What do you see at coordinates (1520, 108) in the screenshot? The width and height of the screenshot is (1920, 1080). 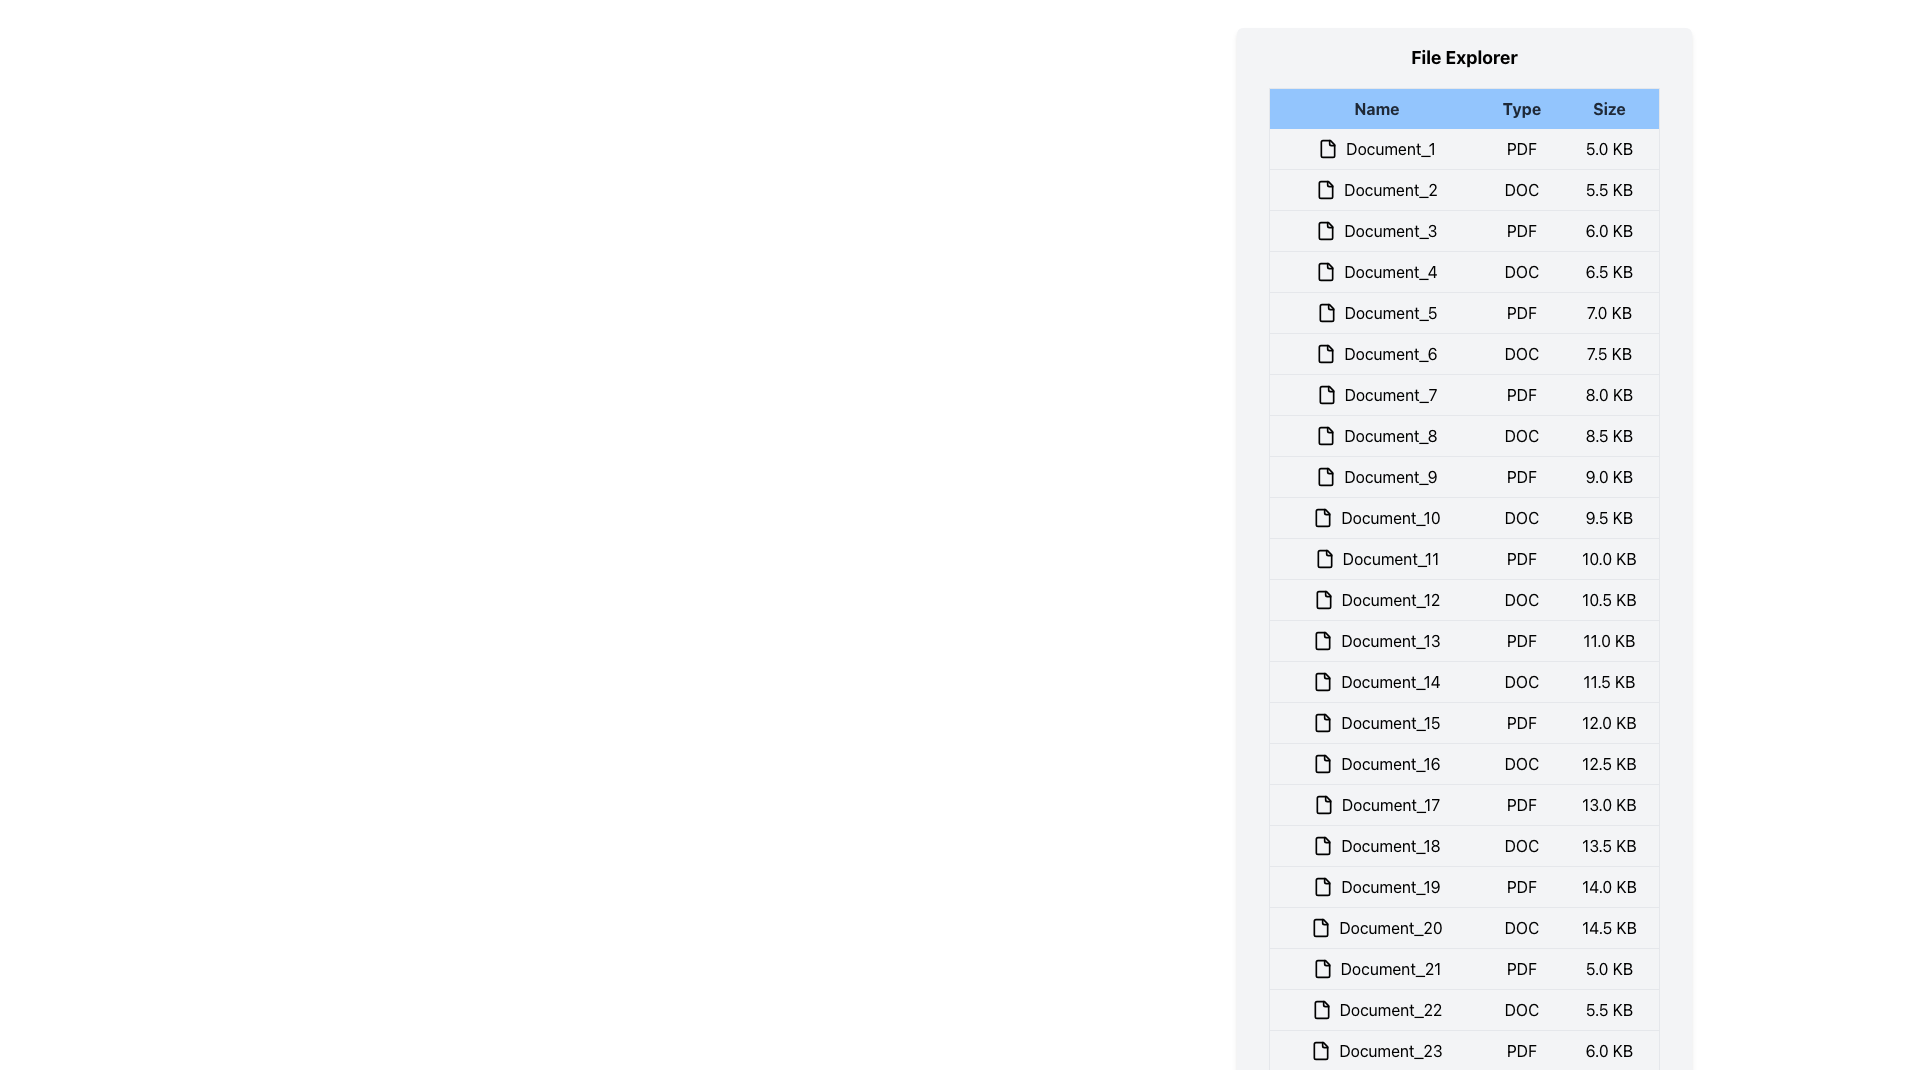 I see `the static text label 'Type', which is centered within a light blue rectangular background in the header row of a file table` at bounding box center [1520, 108].